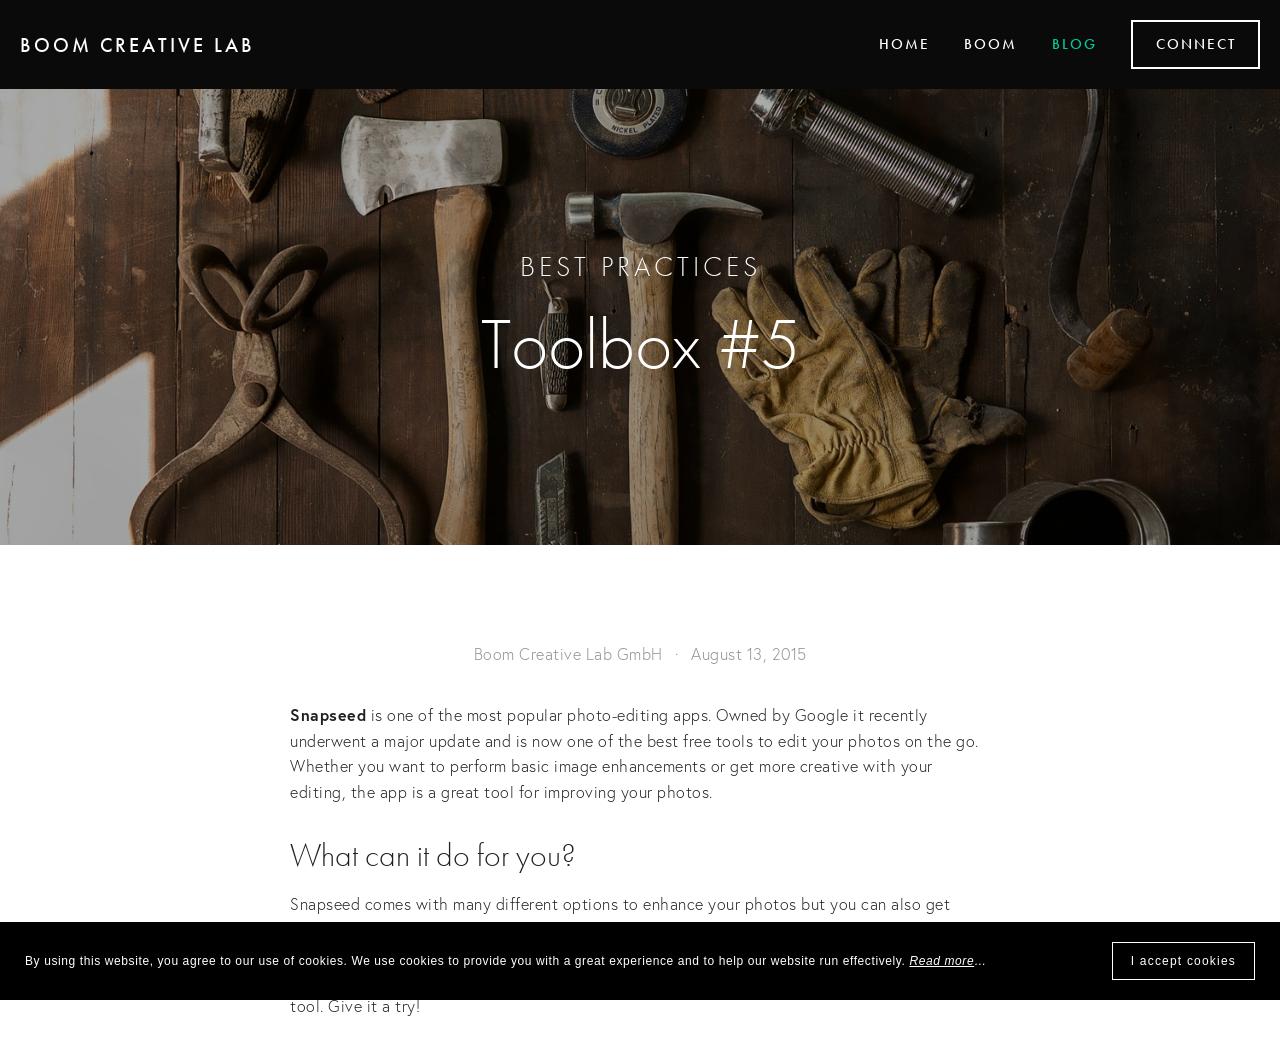  What do you see at coordinates (432, 853) in the screenshot?
I see `'What can it do for you?'` at bounding box center [432, 853].